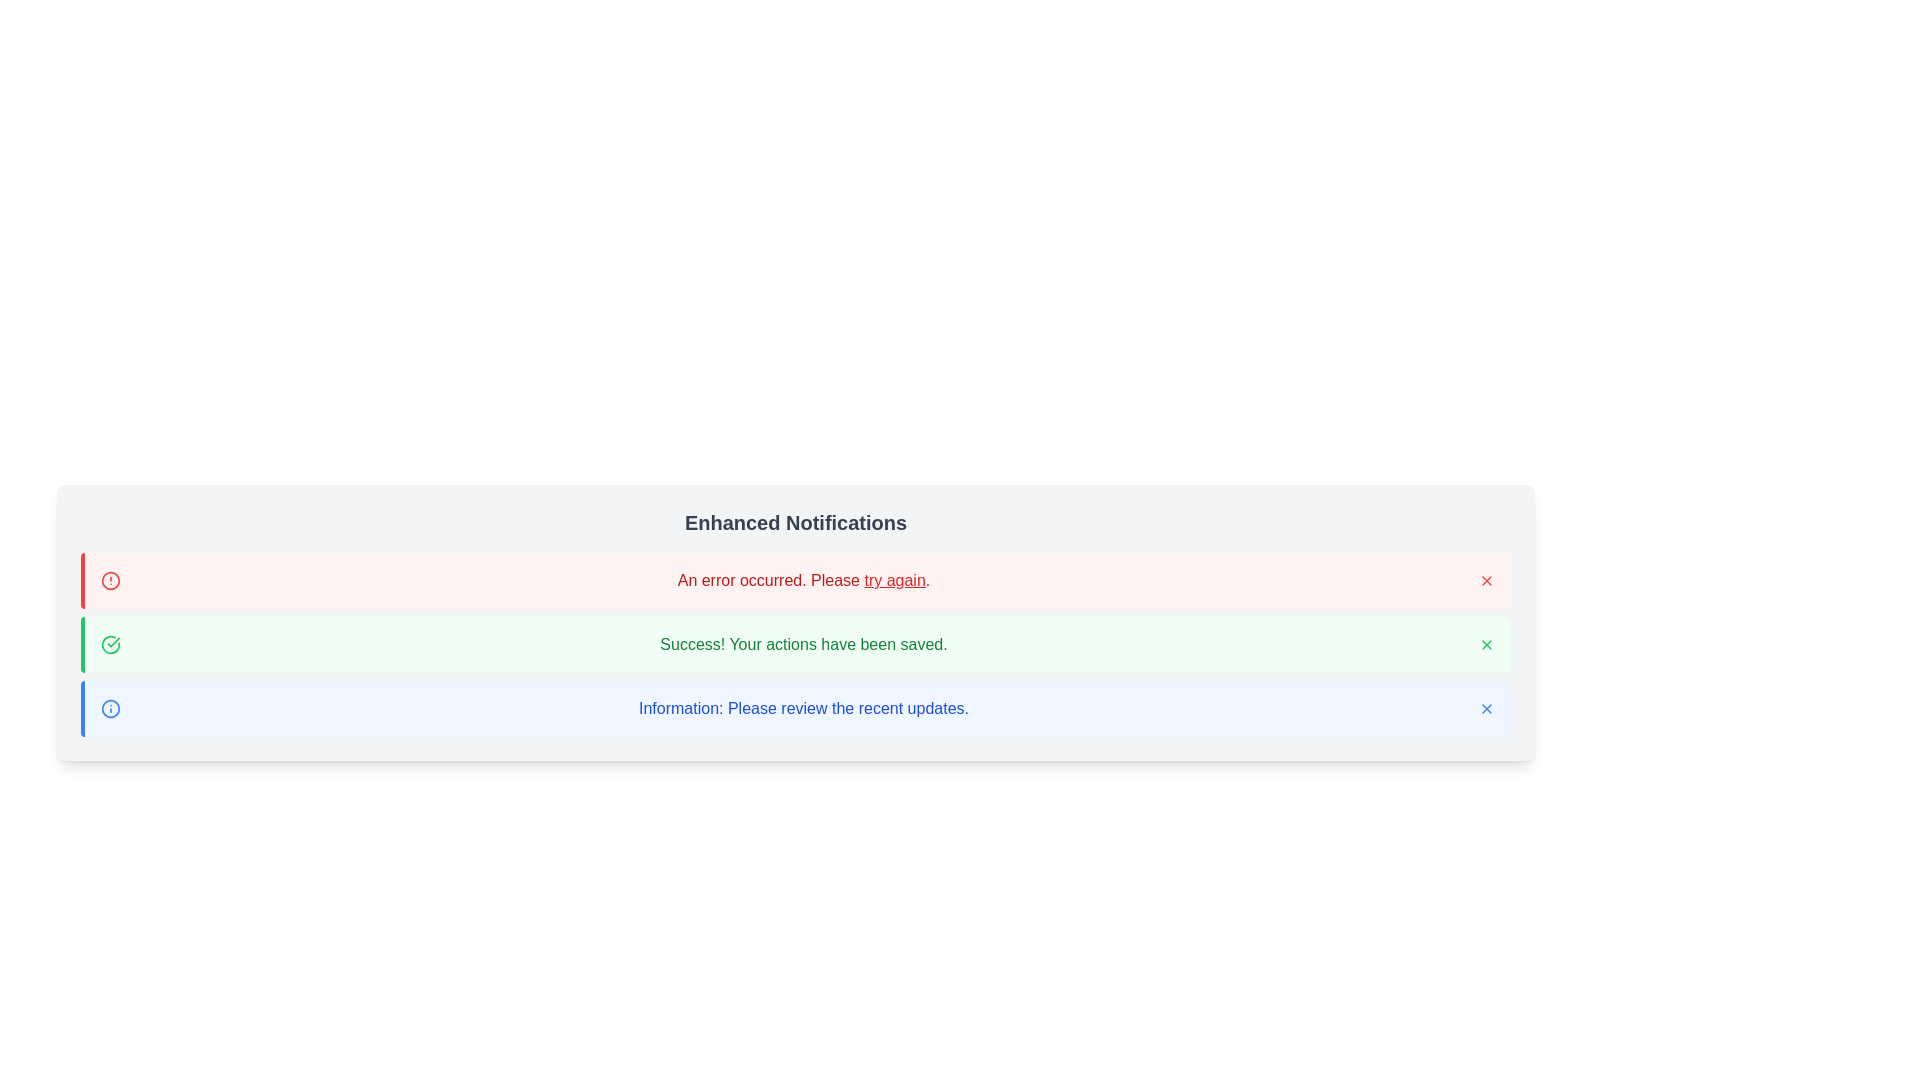 Image resolution: width=1920 pixels, height=1080 pixels. I want to click on error notification message styled with red text located at the top of the notifications, following the header text, so click(804, 581).